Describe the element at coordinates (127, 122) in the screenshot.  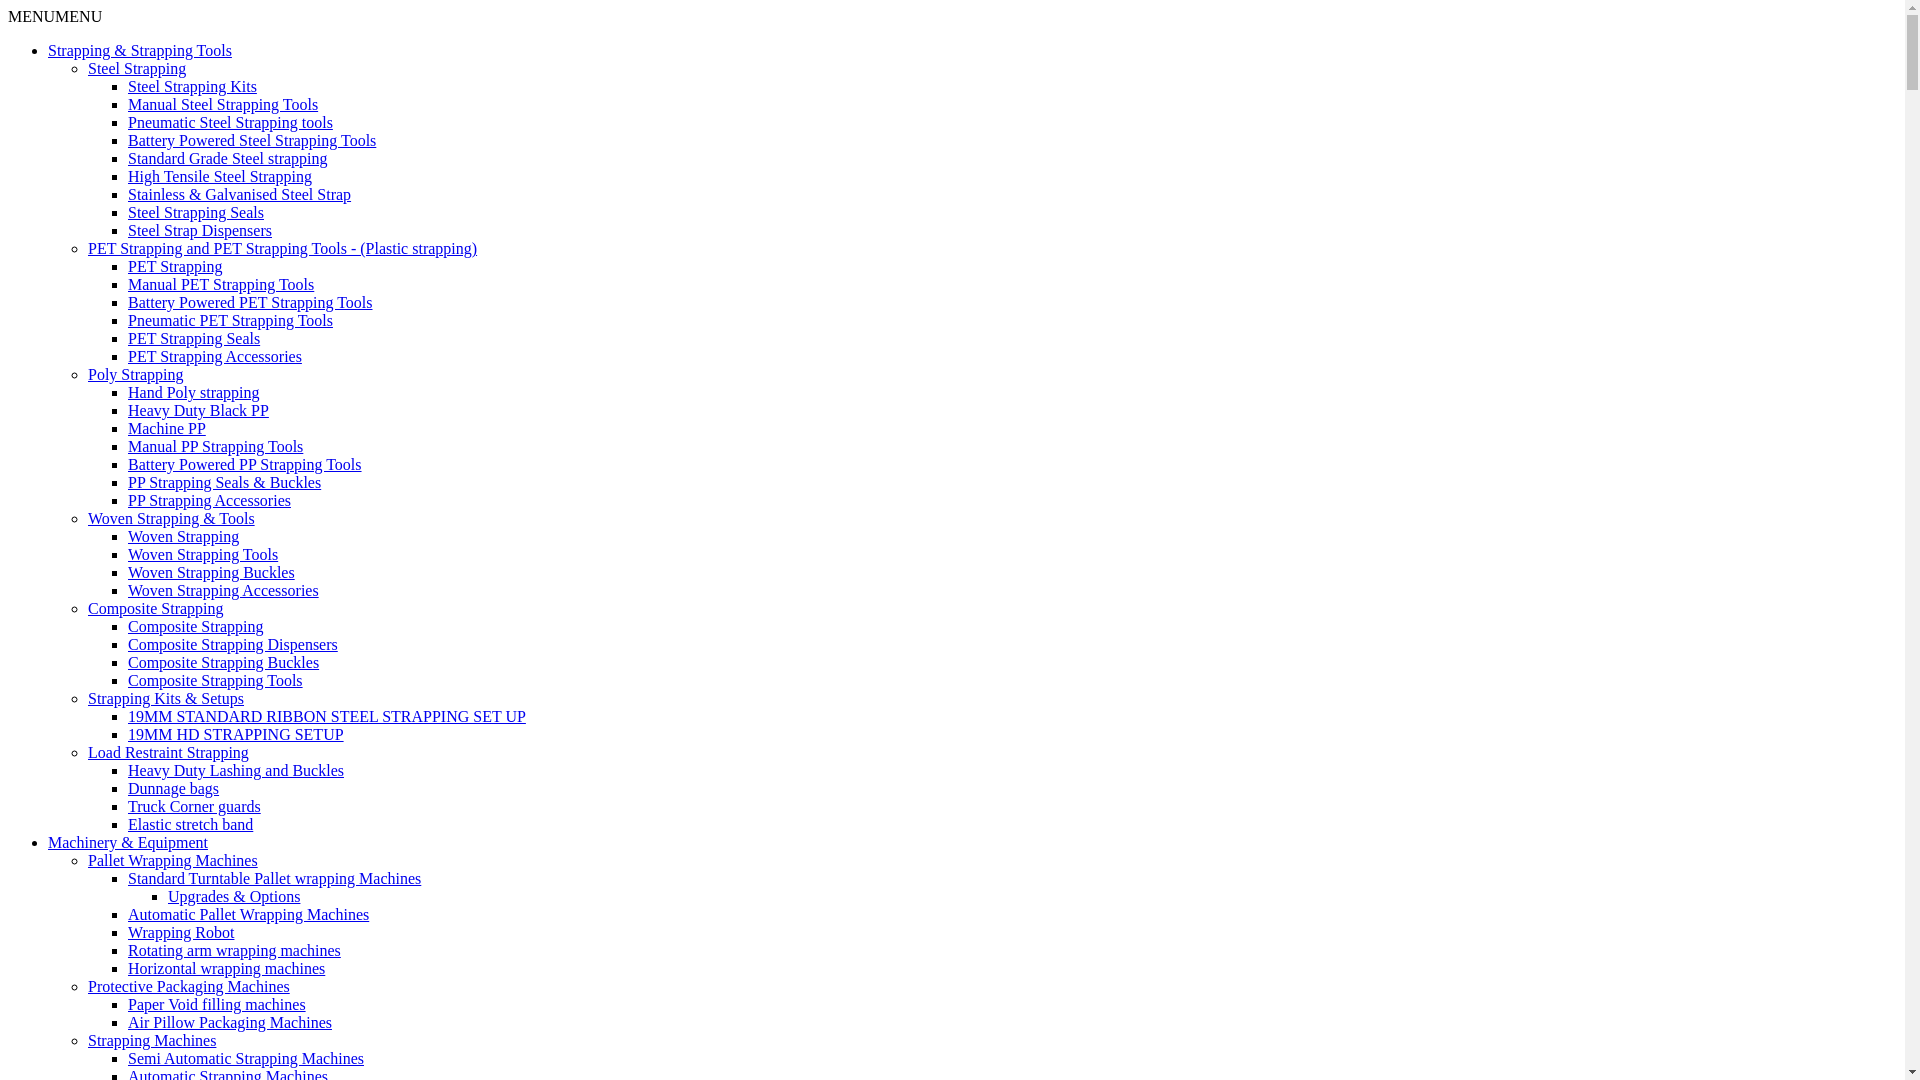
I see `'Pneumatic Steel Strapping tools'` at that location.